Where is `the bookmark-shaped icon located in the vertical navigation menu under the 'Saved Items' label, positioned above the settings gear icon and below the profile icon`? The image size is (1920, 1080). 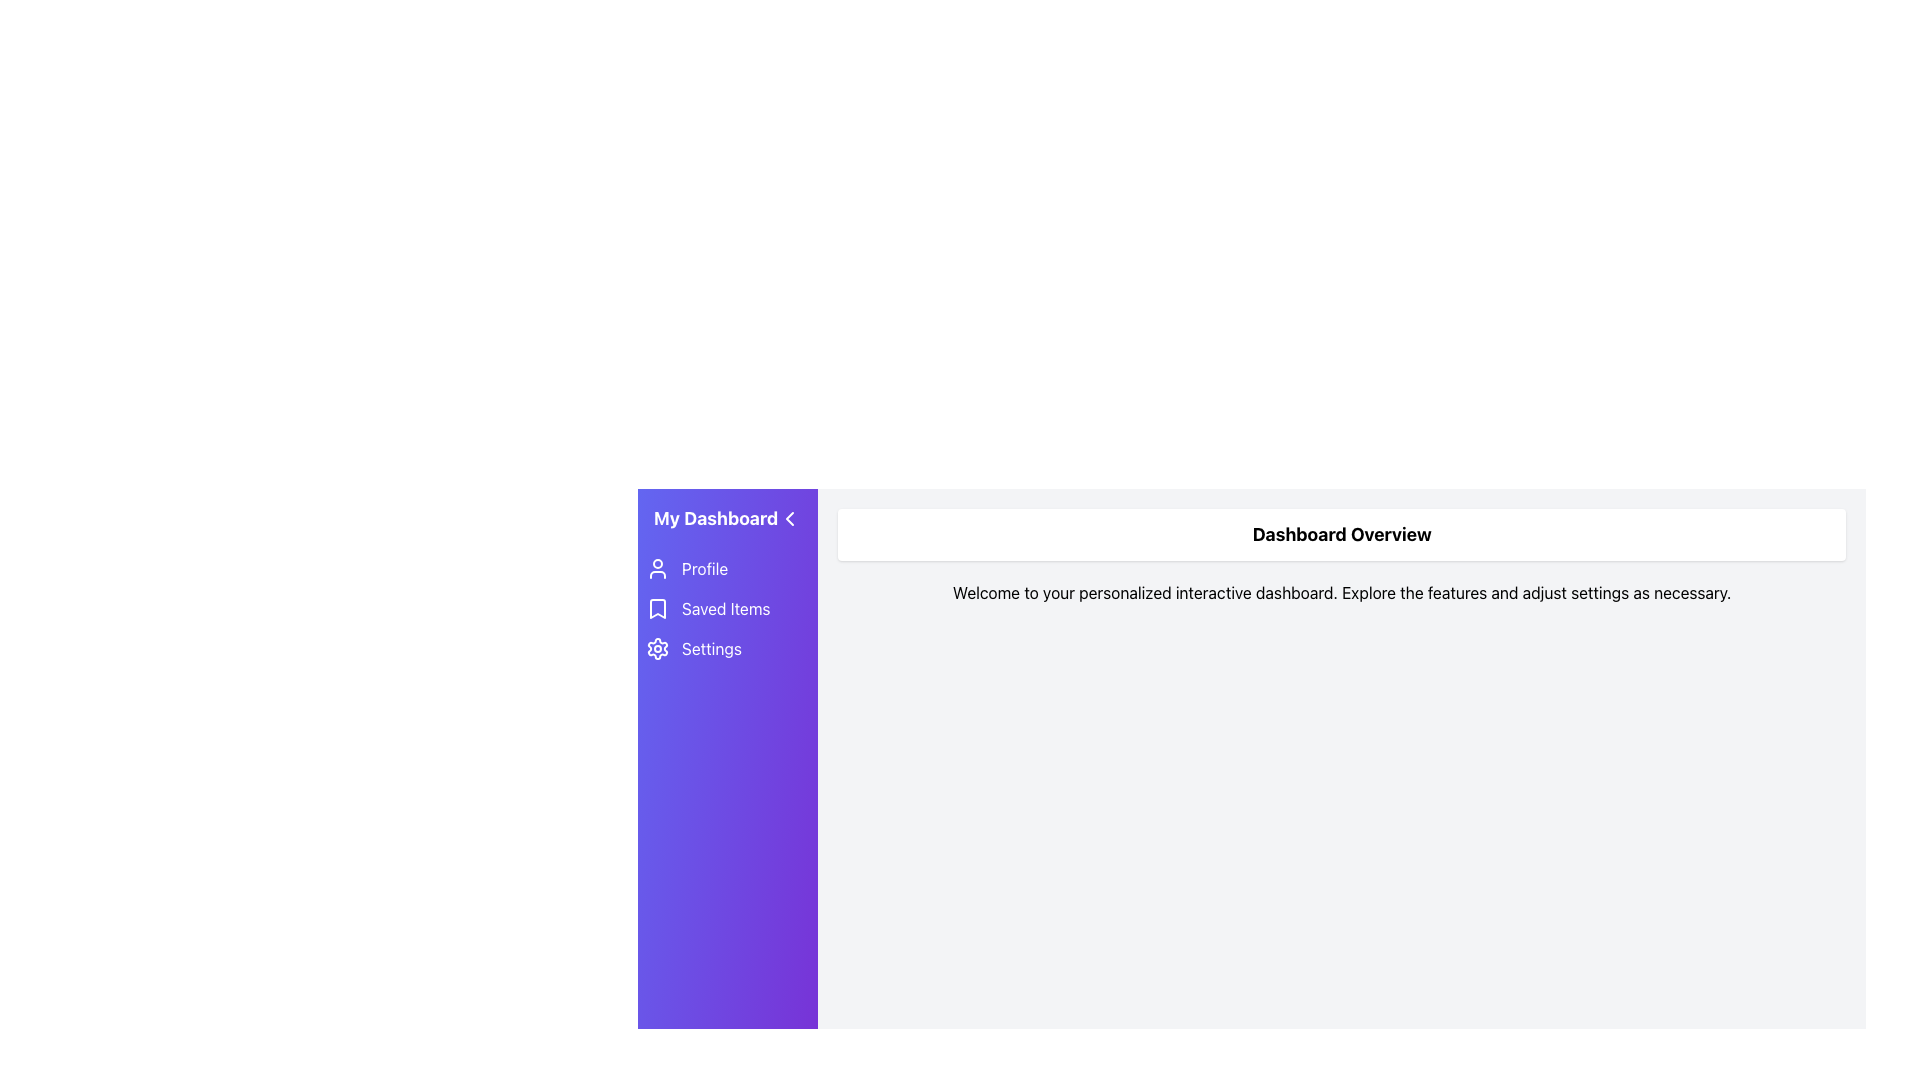
the bookmark-shaped icon located in the vertical navigation menu under the 'Saved Items' label, positioned above the settings gear icon and below the profile icon is located at coordinates (657, 608).